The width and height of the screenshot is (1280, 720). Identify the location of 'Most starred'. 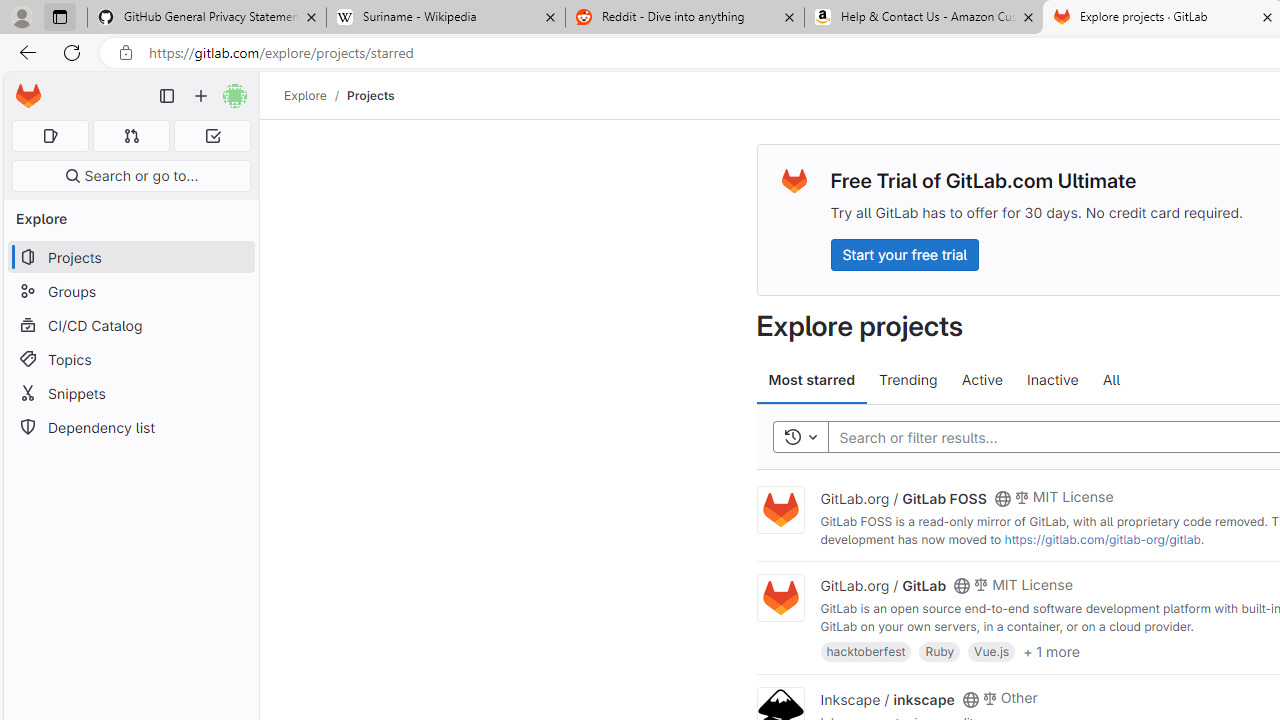
(812, 380).